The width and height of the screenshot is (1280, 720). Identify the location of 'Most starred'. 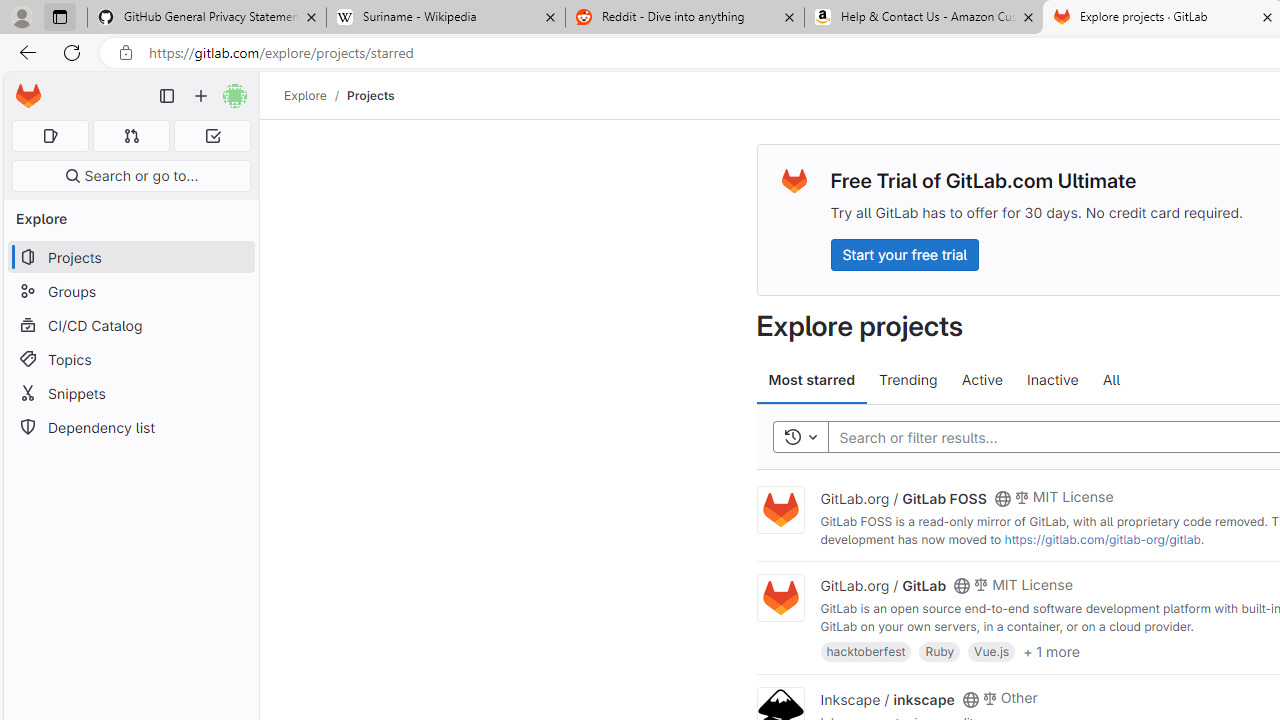
(812, 380).